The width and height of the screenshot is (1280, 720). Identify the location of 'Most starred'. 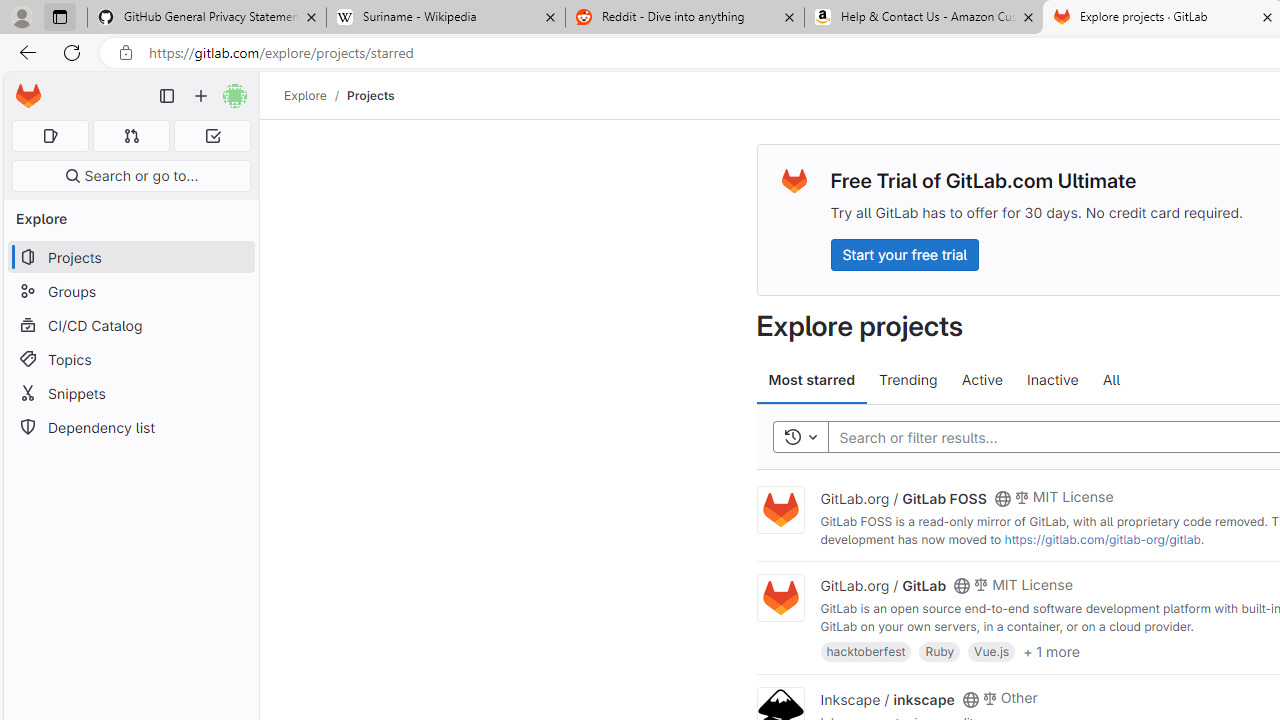
(812, 380).